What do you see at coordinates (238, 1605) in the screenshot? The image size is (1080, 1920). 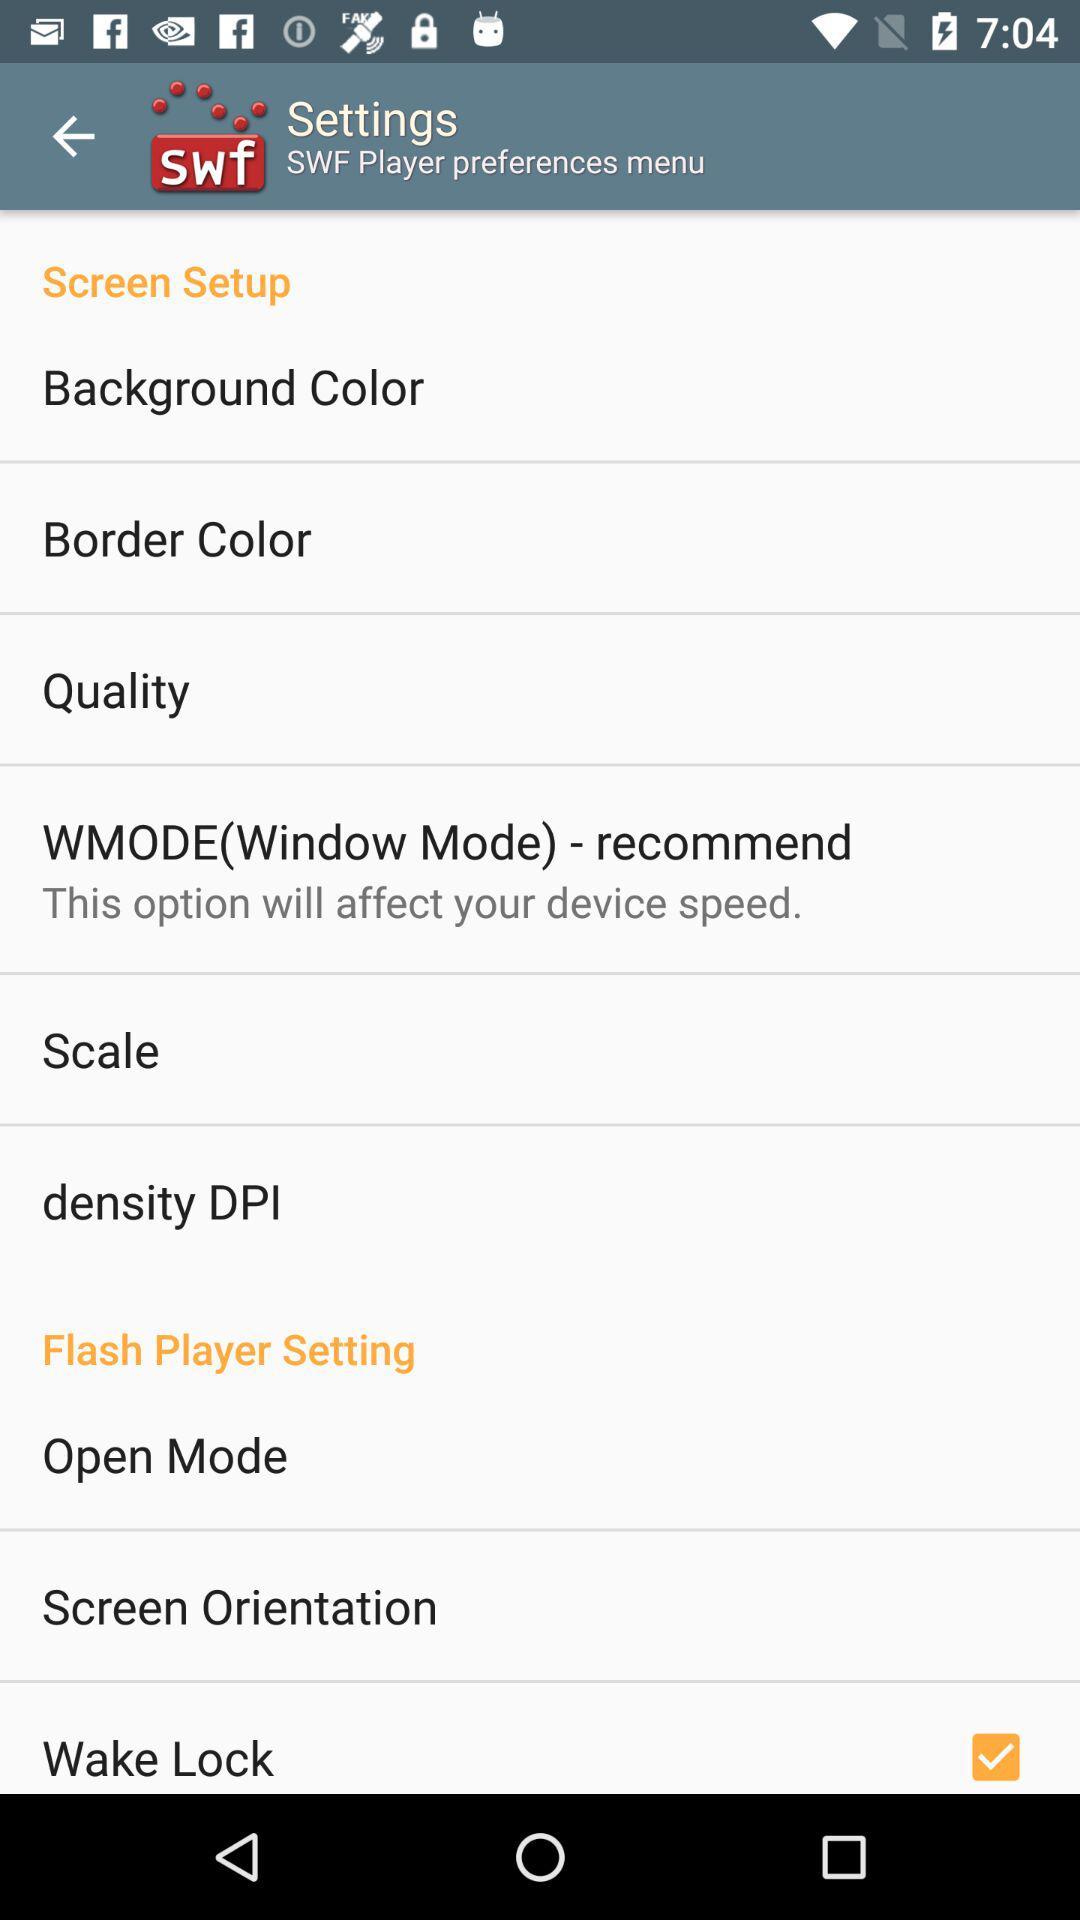 I see `icon below the open mode icon` at bounding box center [238, 1605].